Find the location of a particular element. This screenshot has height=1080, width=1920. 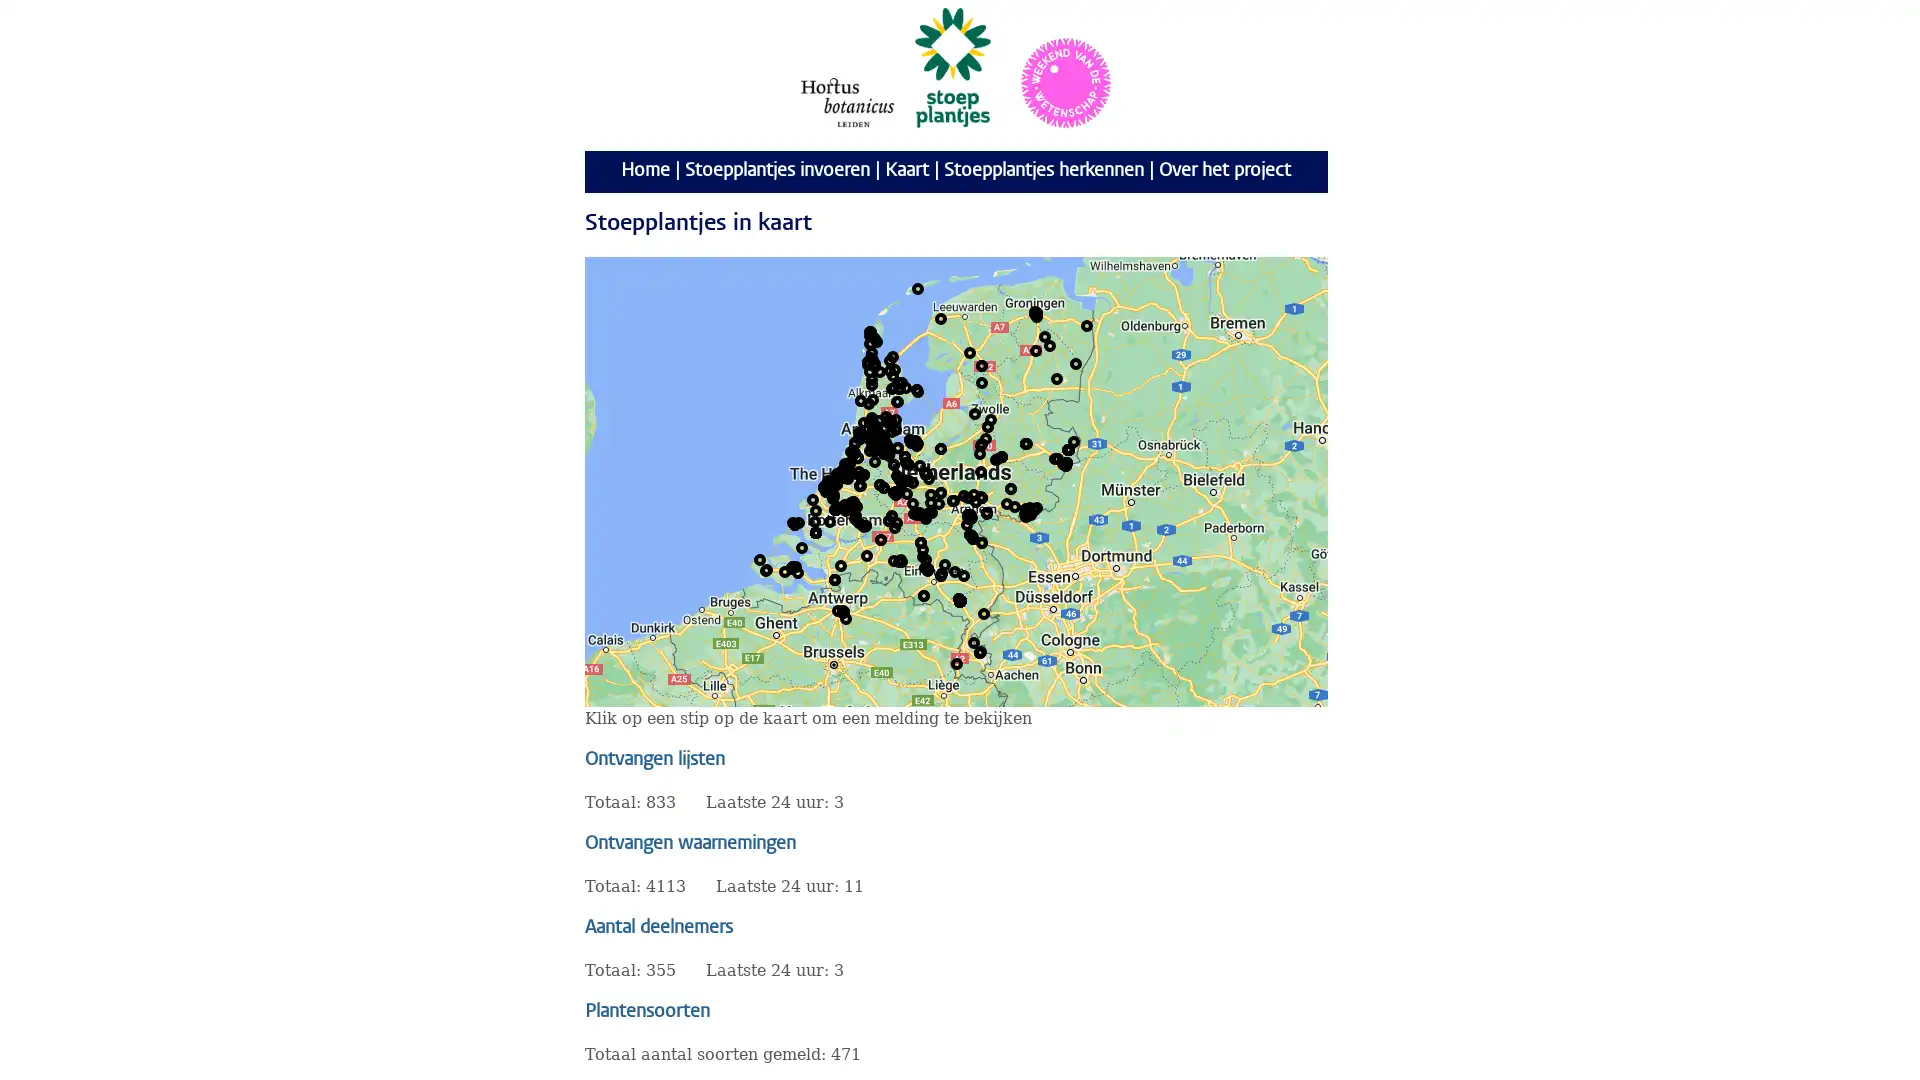

Telling van op 12 november 2021 is located at coordinates (870, 330).